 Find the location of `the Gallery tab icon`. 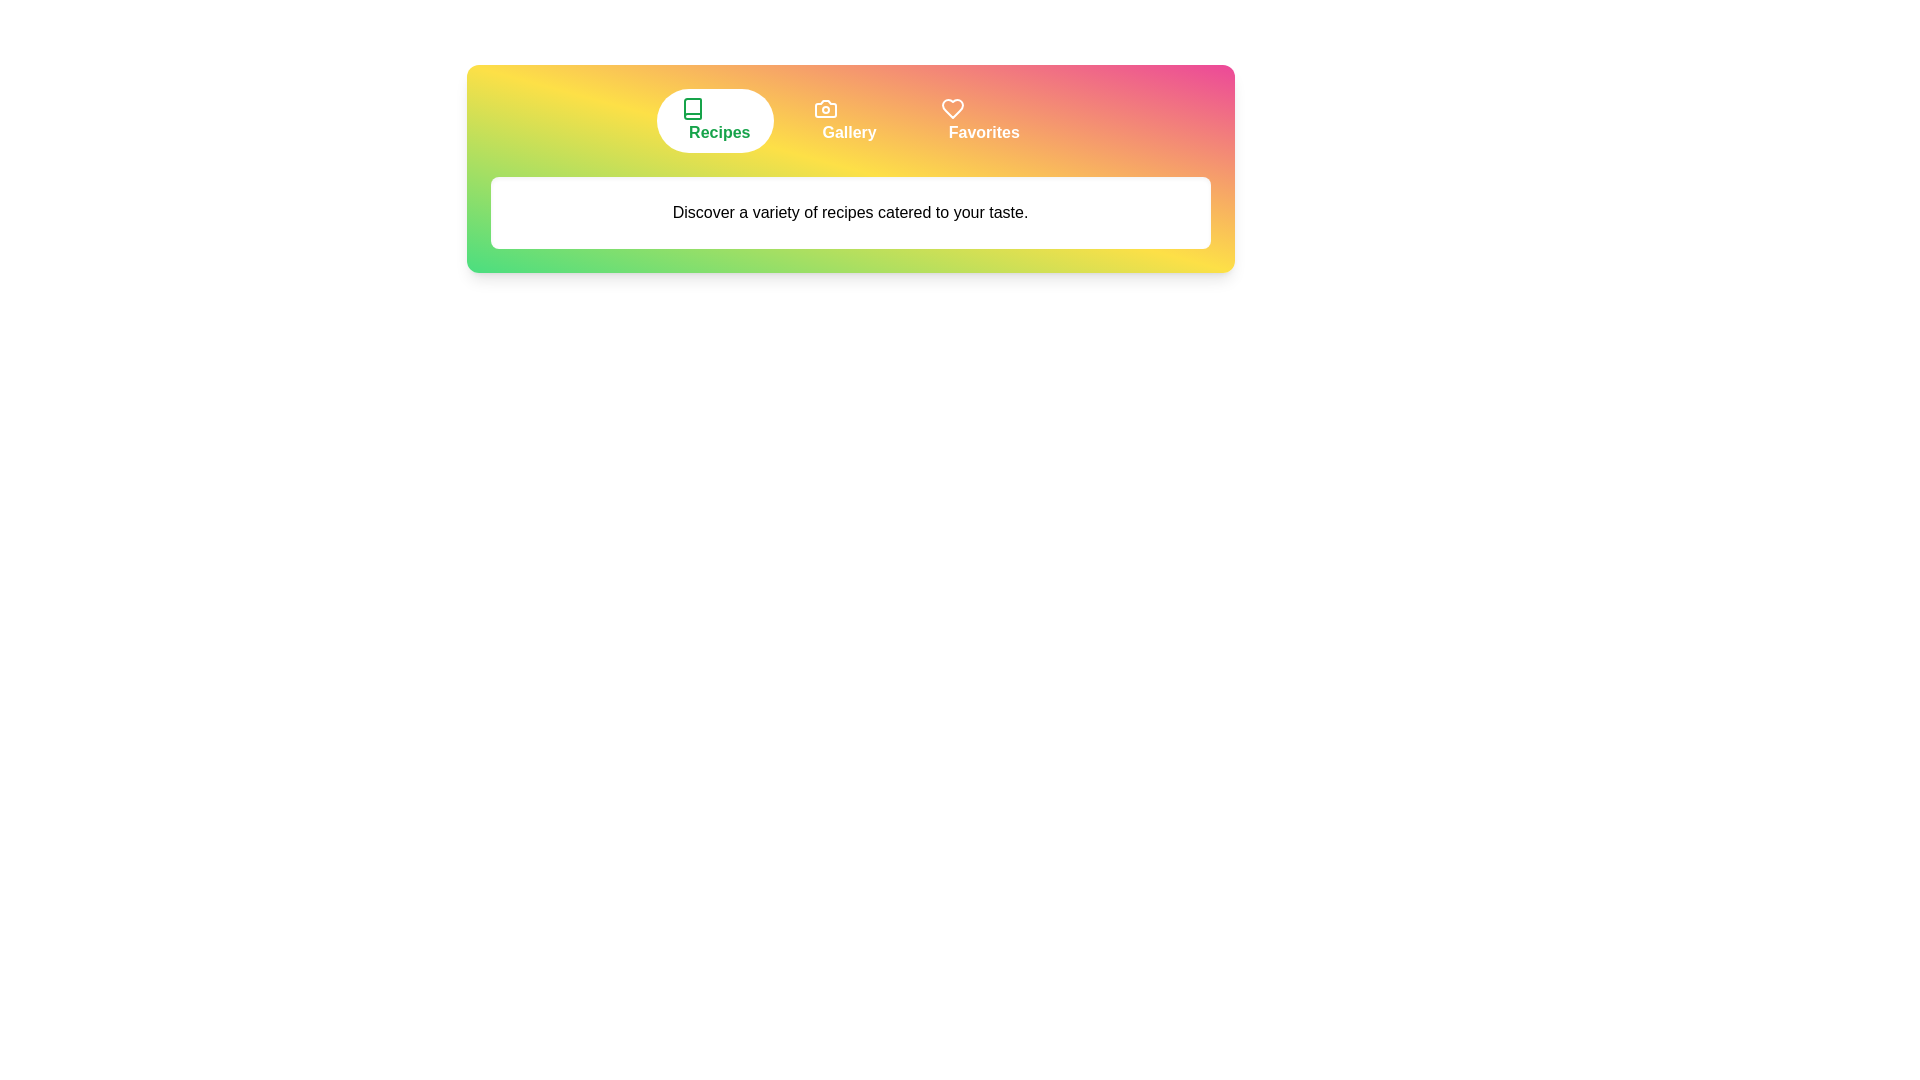

the Gallery tab icon is located at coordinates (845, 120).